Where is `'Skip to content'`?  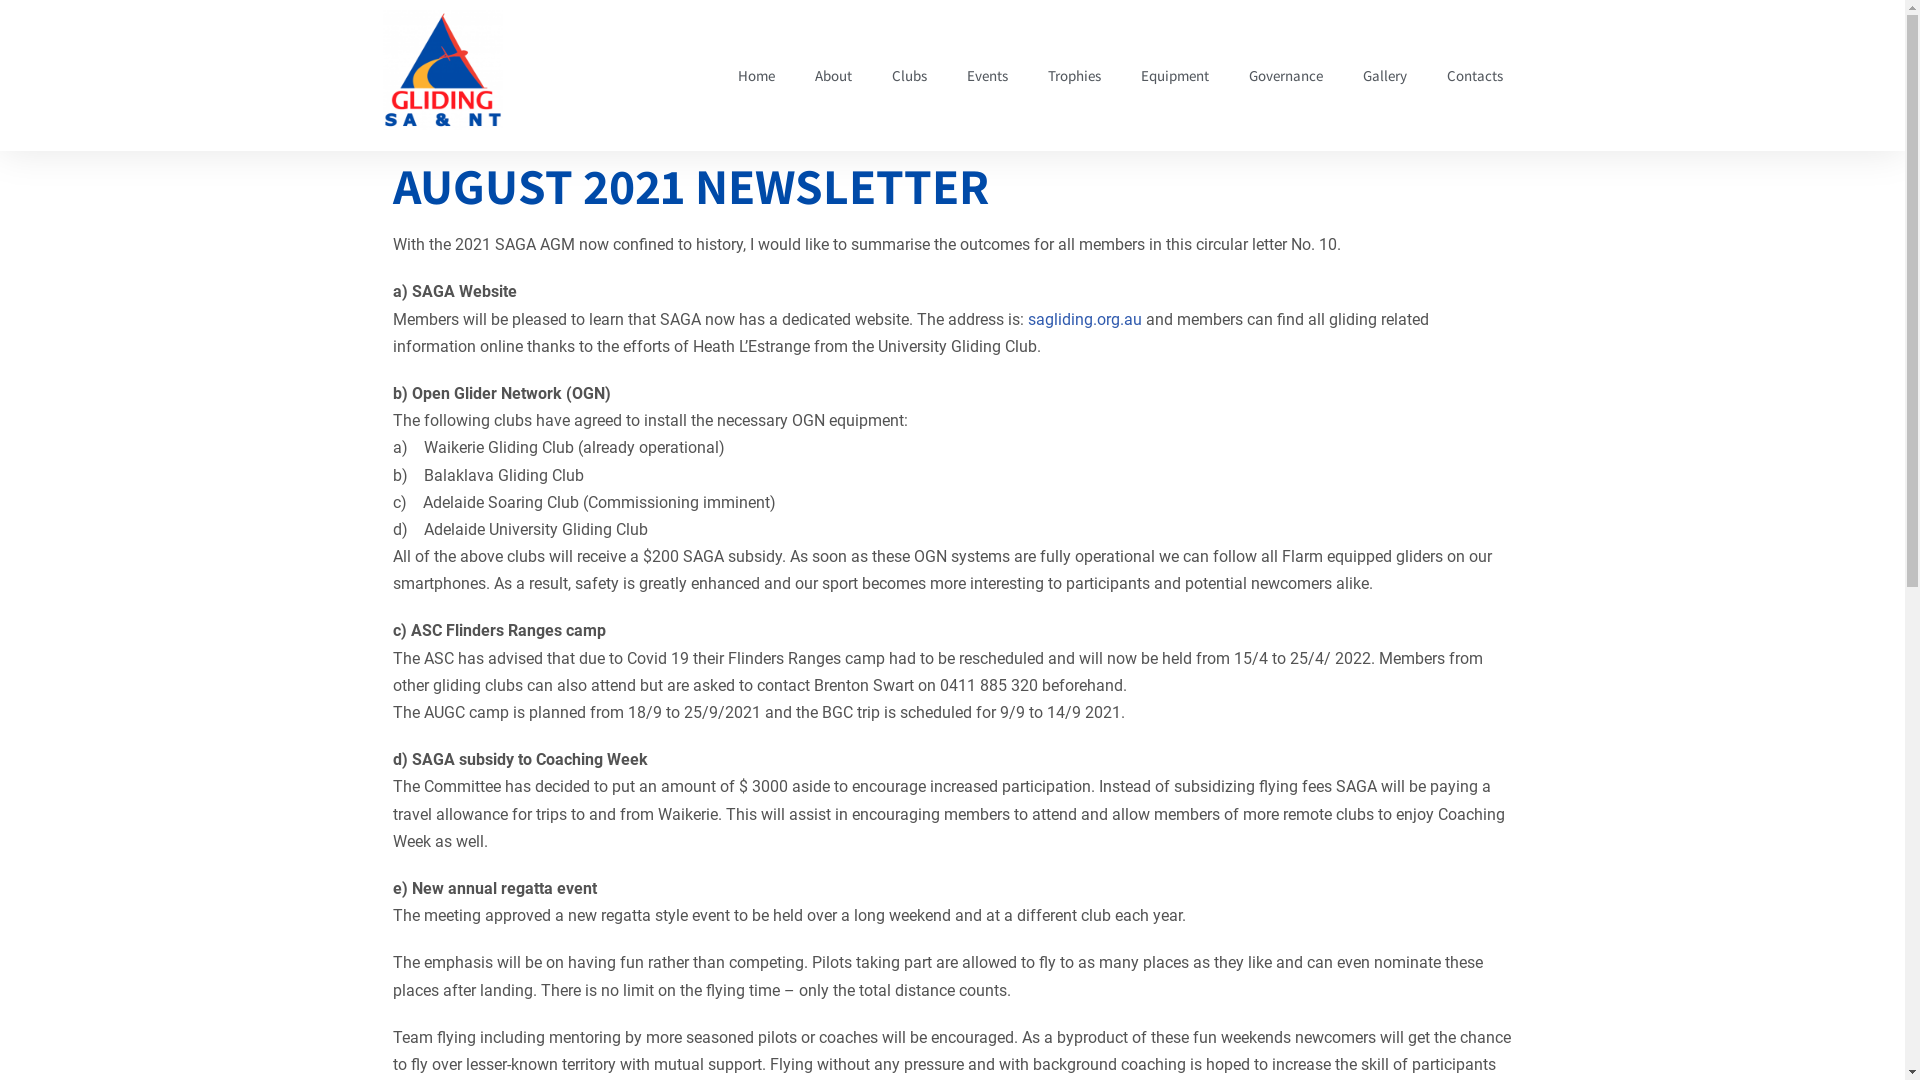 'Skip to content' is located at coordinates (14, 42).